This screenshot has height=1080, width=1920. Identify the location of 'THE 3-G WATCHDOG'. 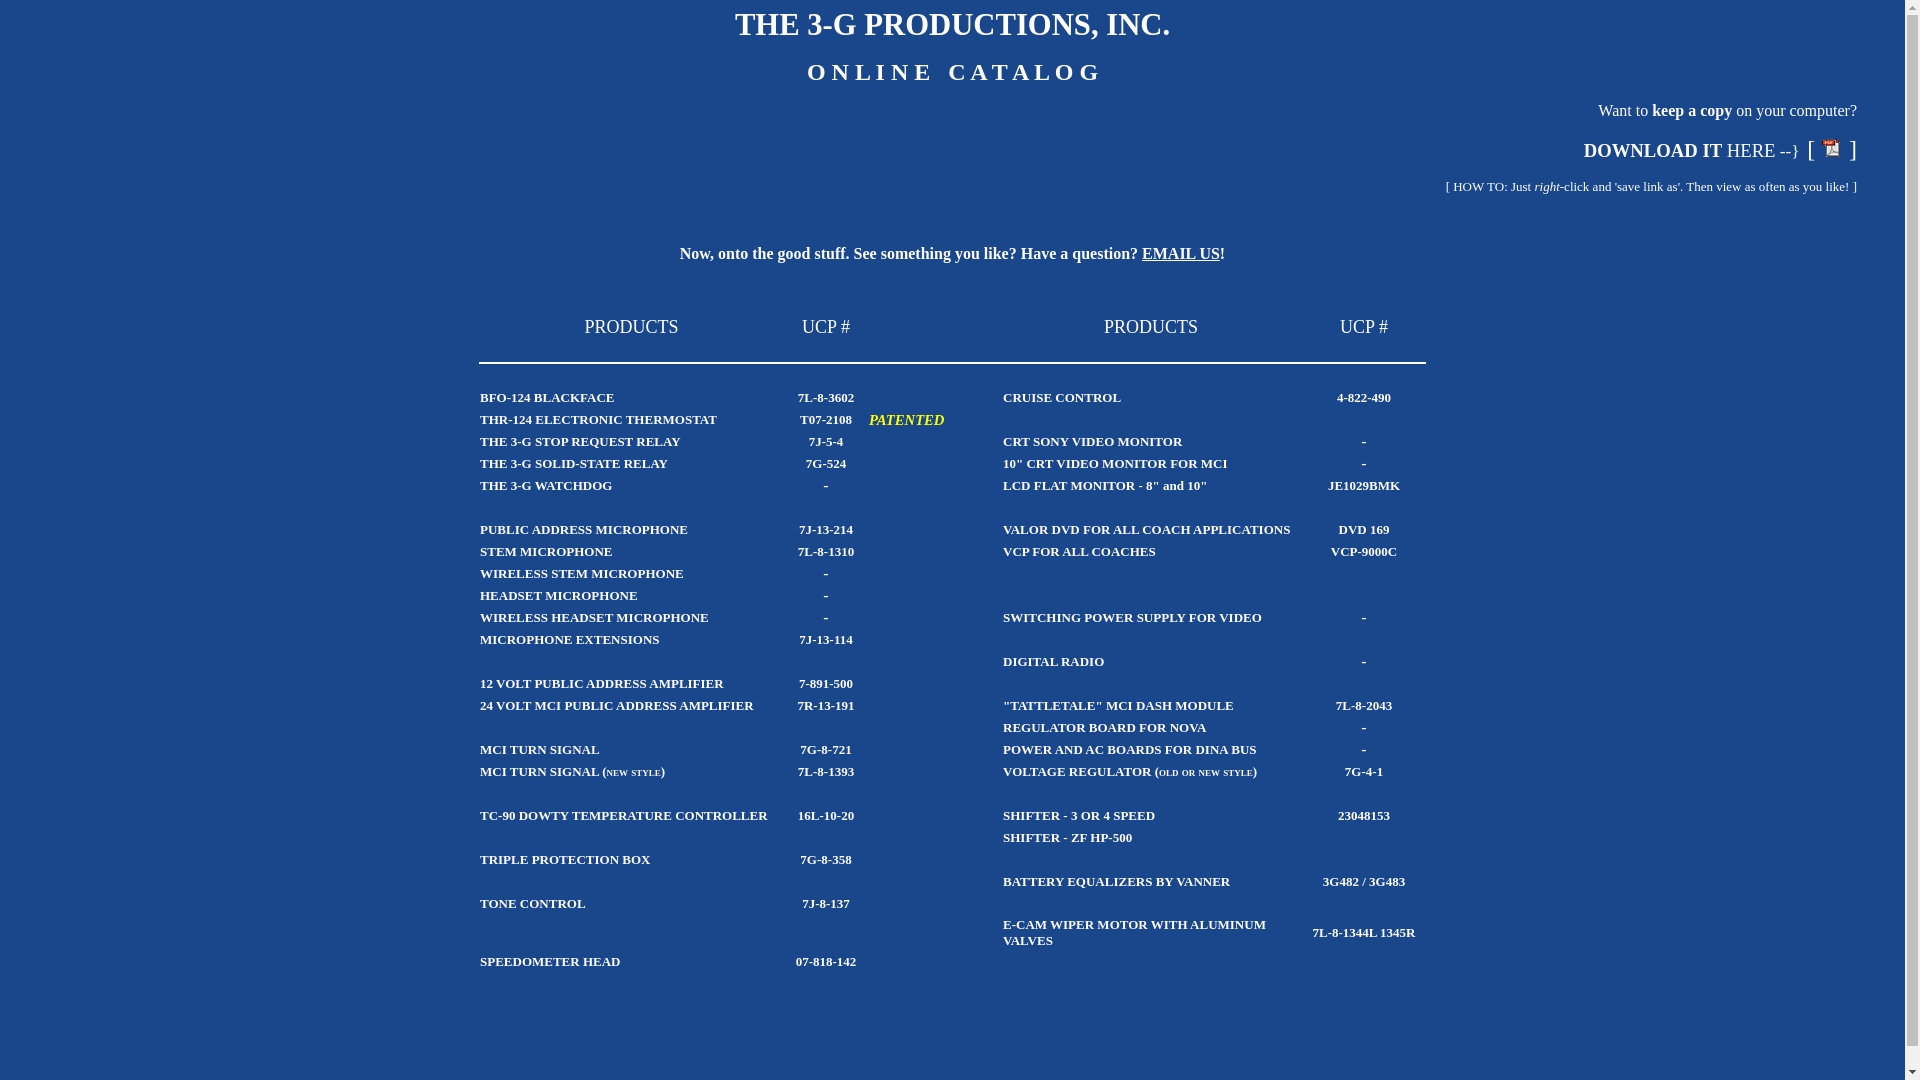
(546, 485).